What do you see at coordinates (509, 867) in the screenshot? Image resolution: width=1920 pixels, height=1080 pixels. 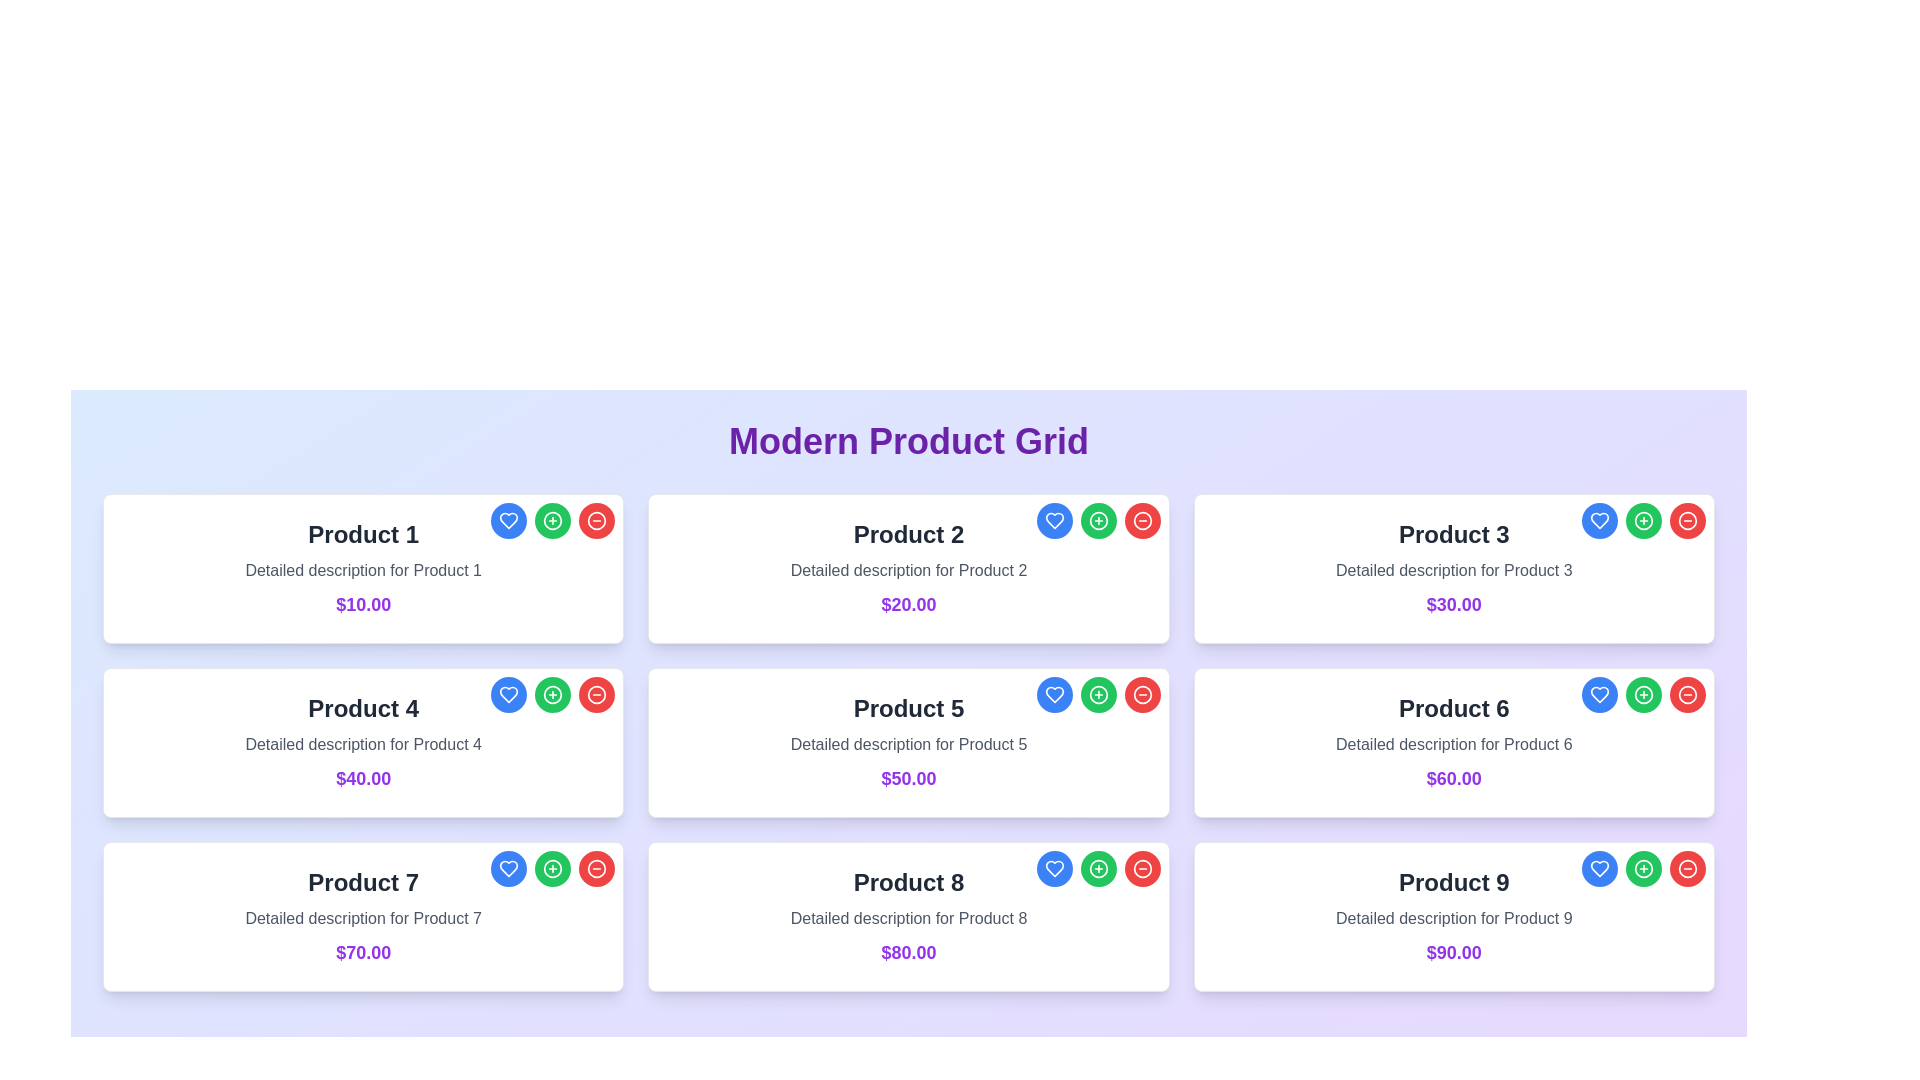 I see `the heart-shaped blue icon located in the top-right corner of the 'Product 7' card` at bounding box center [509, 867].